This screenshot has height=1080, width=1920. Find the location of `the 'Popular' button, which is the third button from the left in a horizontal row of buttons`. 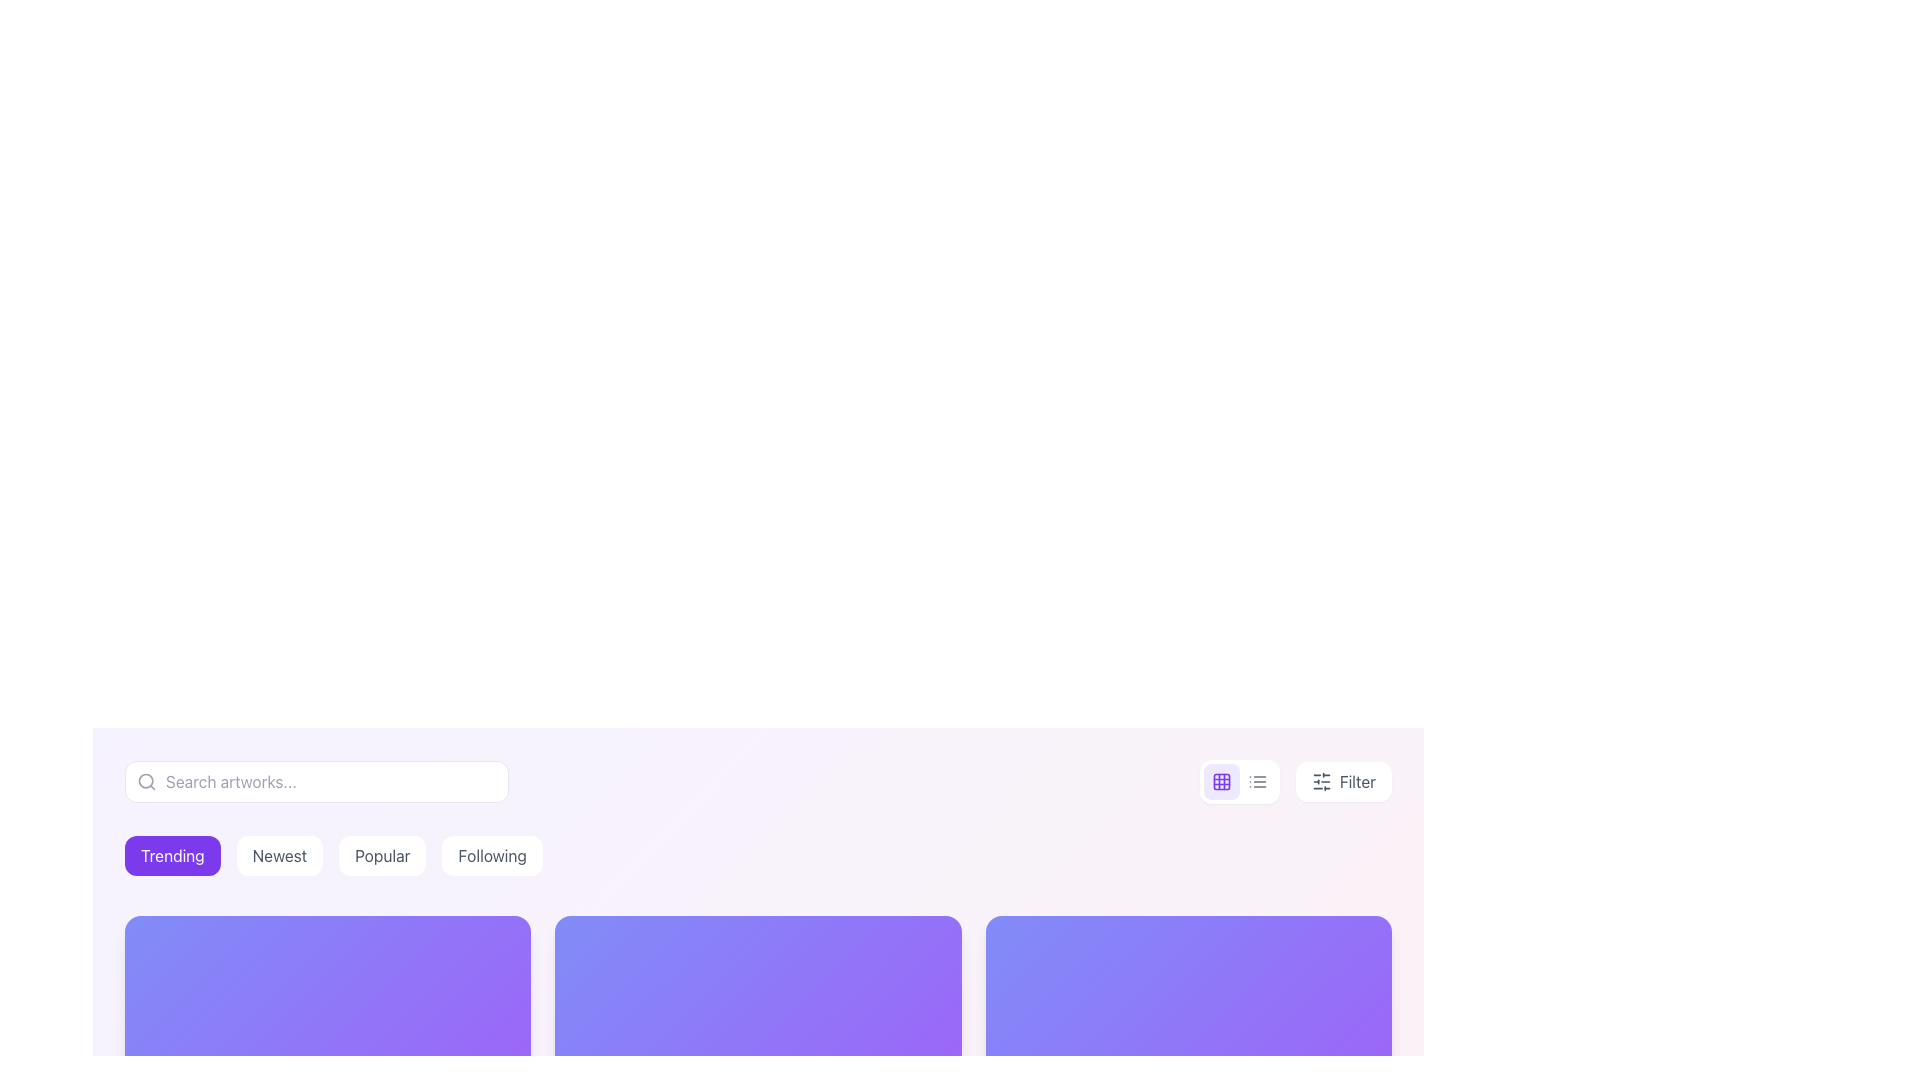

the 'Popular' button, which is the third button from the left in a horizontal row of buttons is located at coordinates (382, 855).